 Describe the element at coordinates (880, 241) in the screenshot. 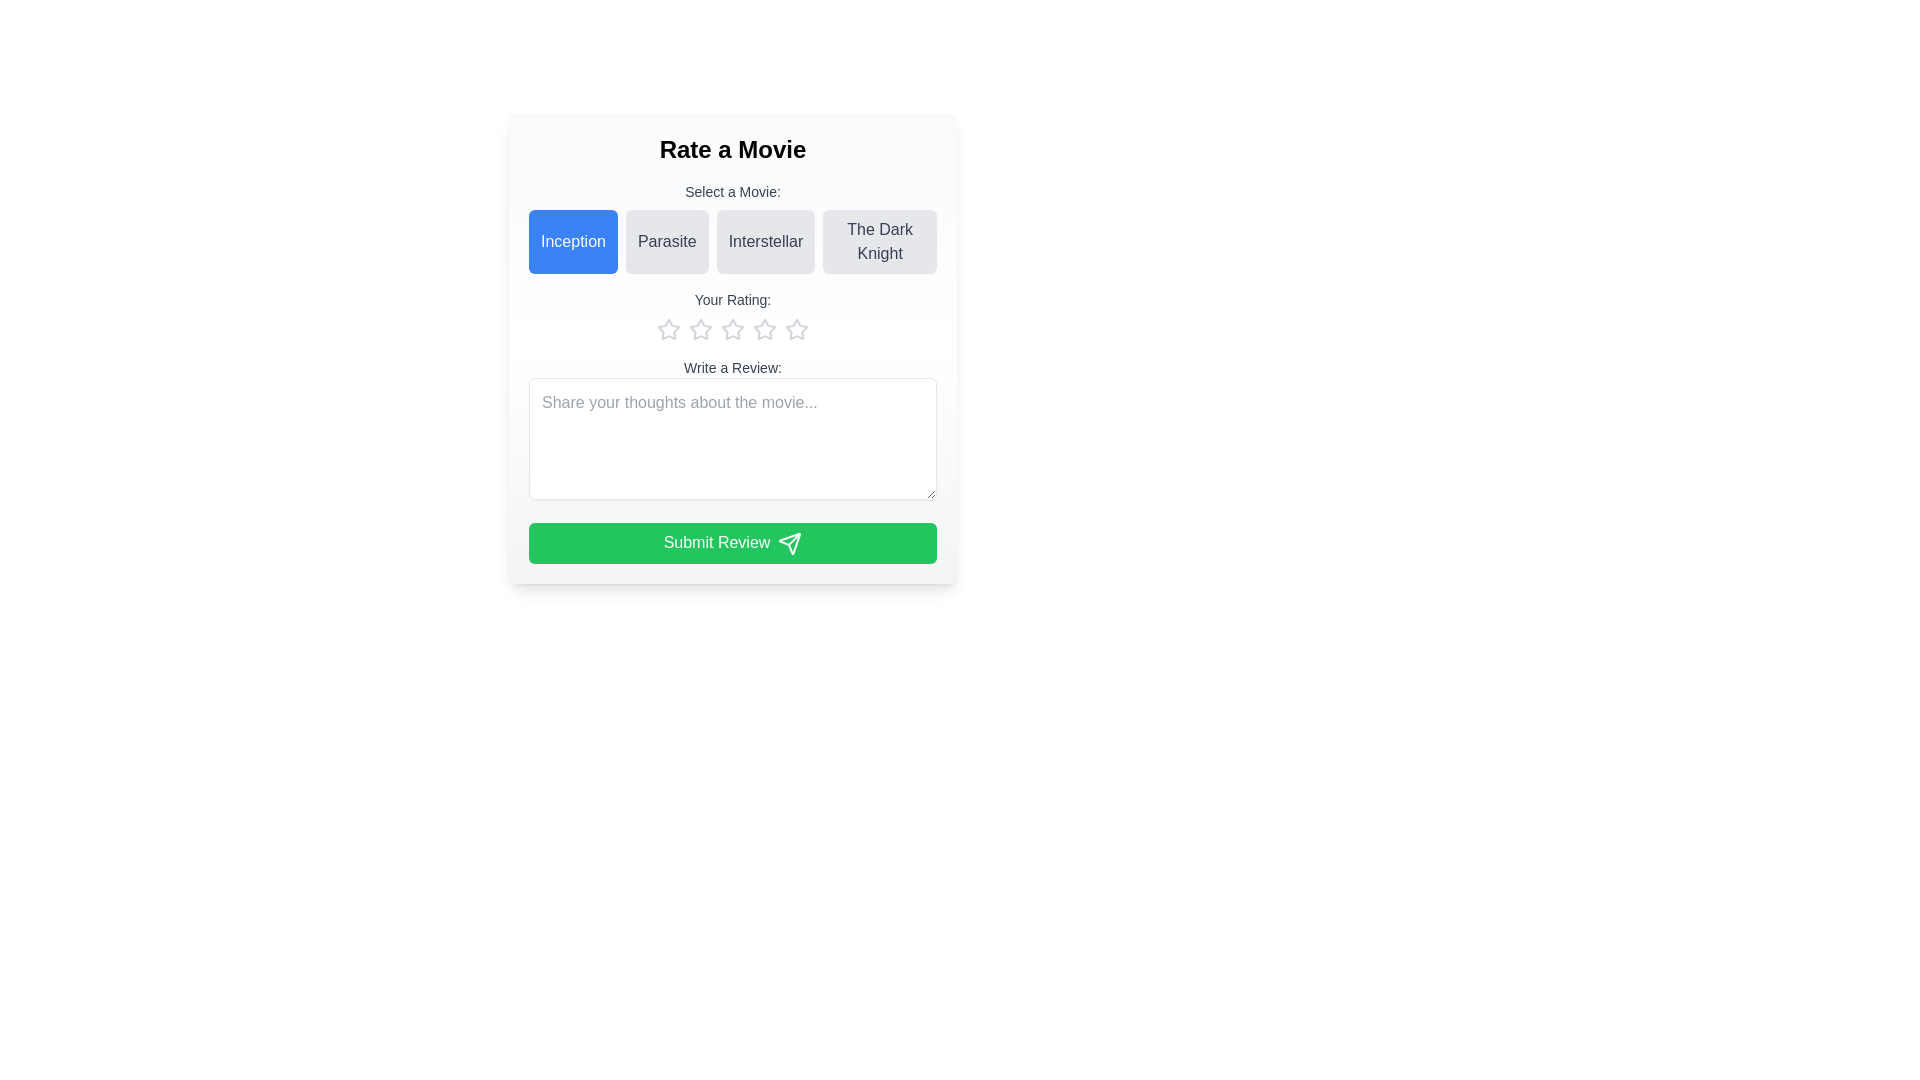

I see `the selectable movie title option for 'The Dark Knight'` at that location.